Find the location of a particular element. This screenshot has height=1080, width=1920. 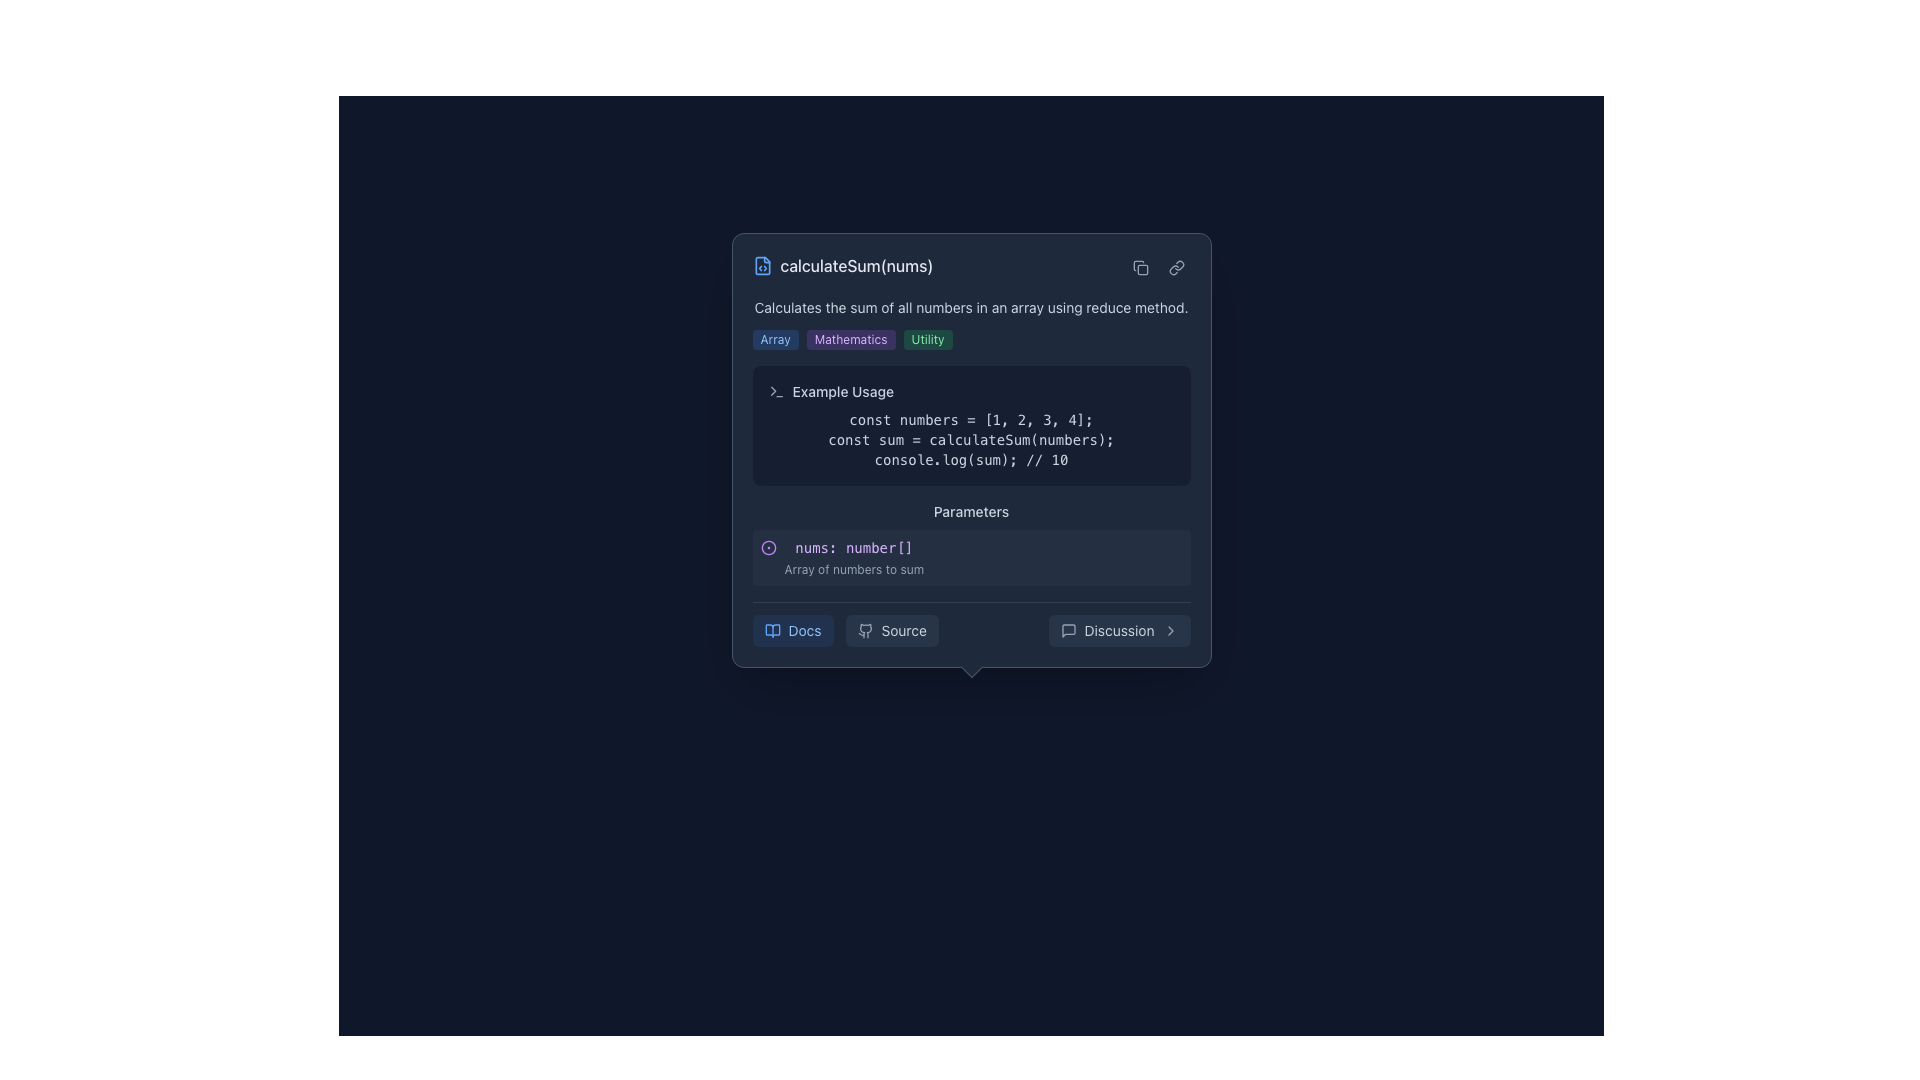

the button located at the bottom center of the modal dialog box that redirects users to the source code or related repository is located at coordinates (971, 636).